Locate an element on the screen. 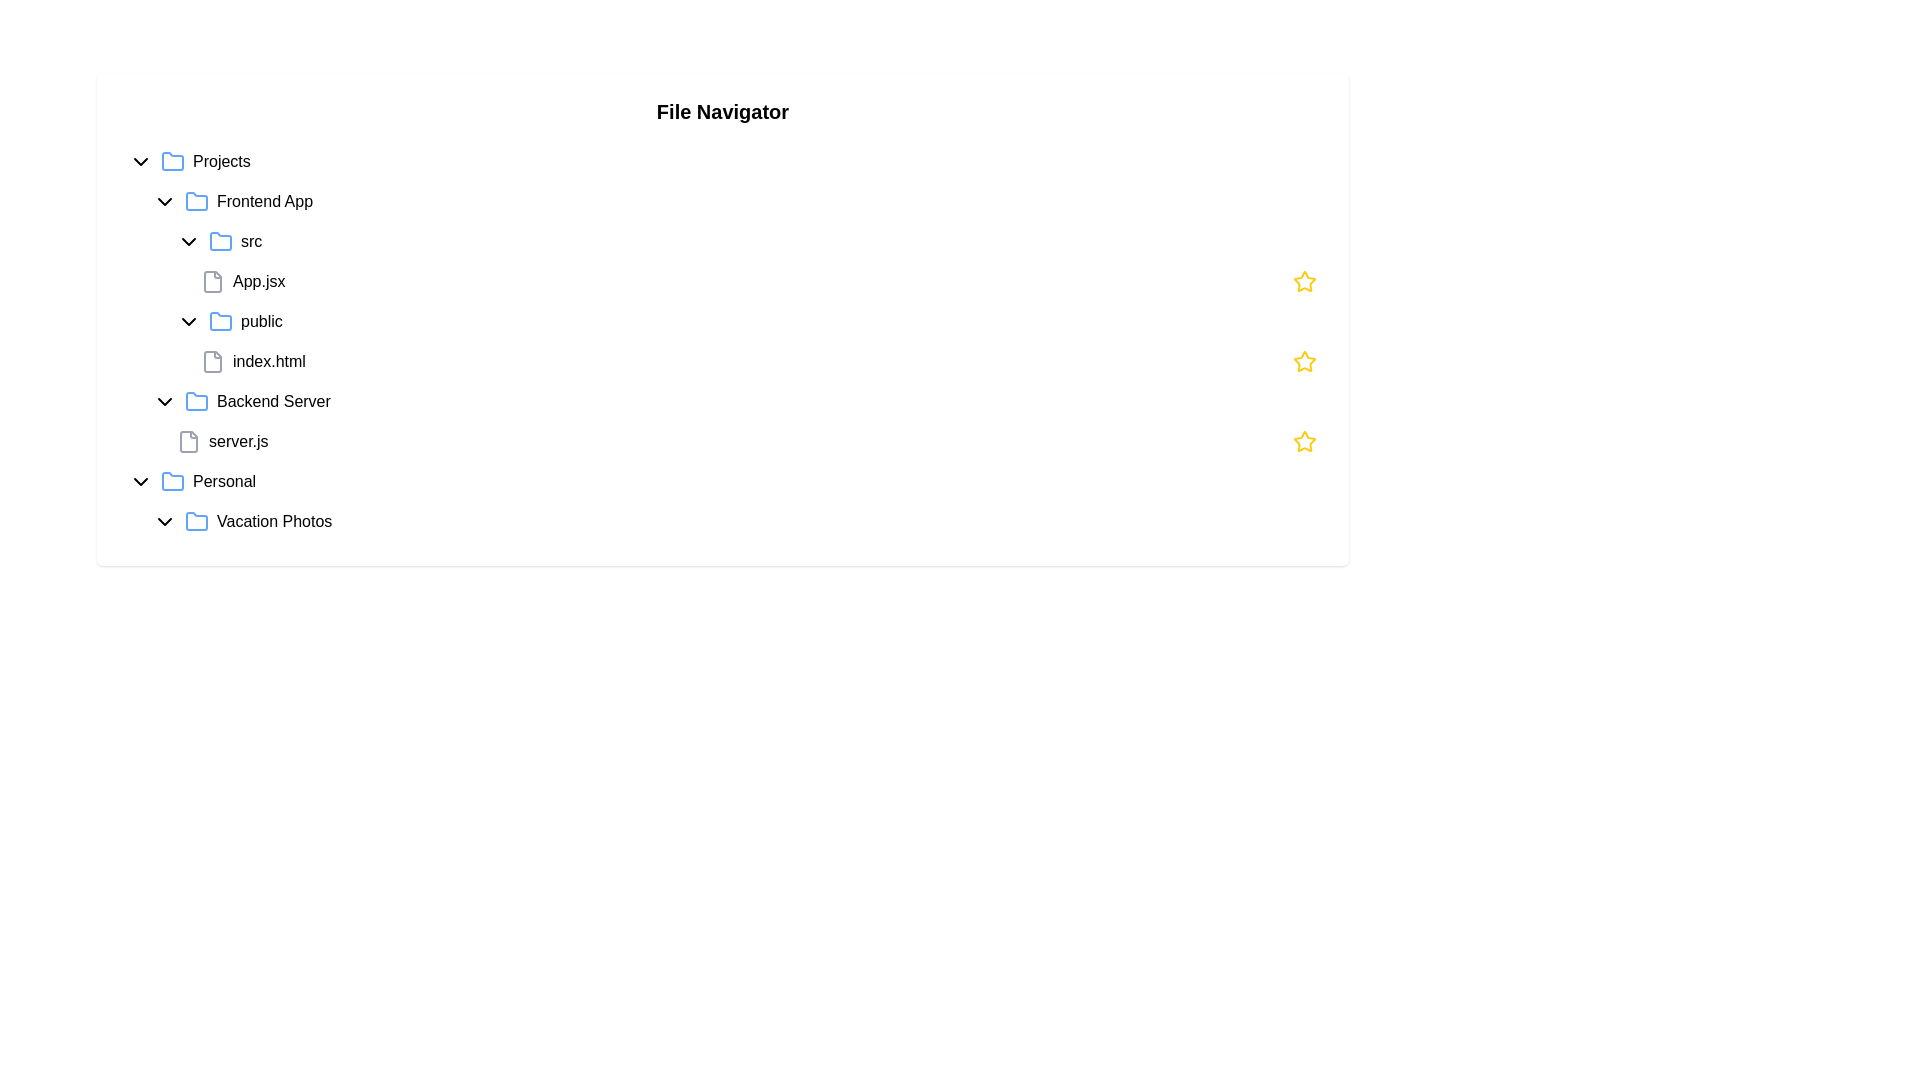 Image resolution: width=1920 pixels, height=1080 pixels. the 'Vacation Photos' text label in the 'Personal' folder is located at coordinates (273, 520).